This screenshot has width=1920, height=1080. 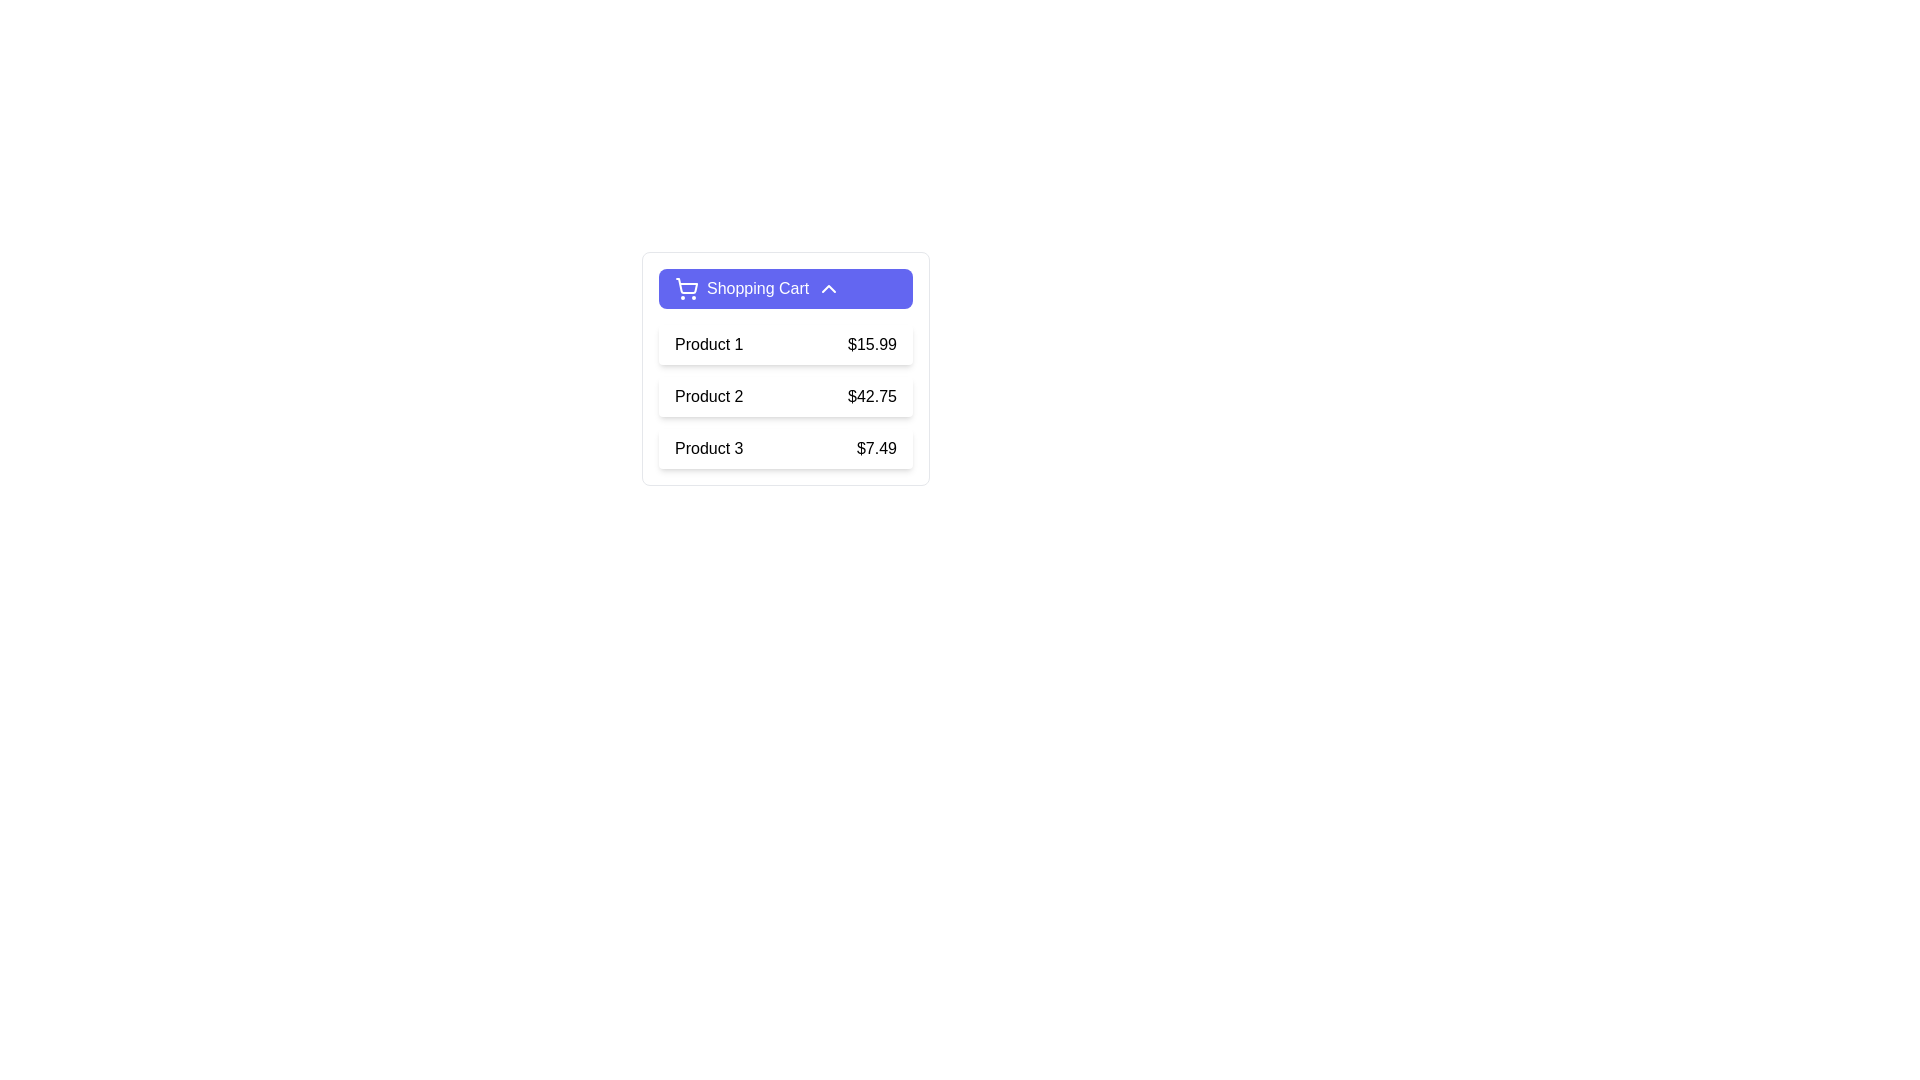 I want to click on the label displaying 'Product 1', which is positioned to the left of the price '$15.99' in the product list, so click(x=709, y=343).